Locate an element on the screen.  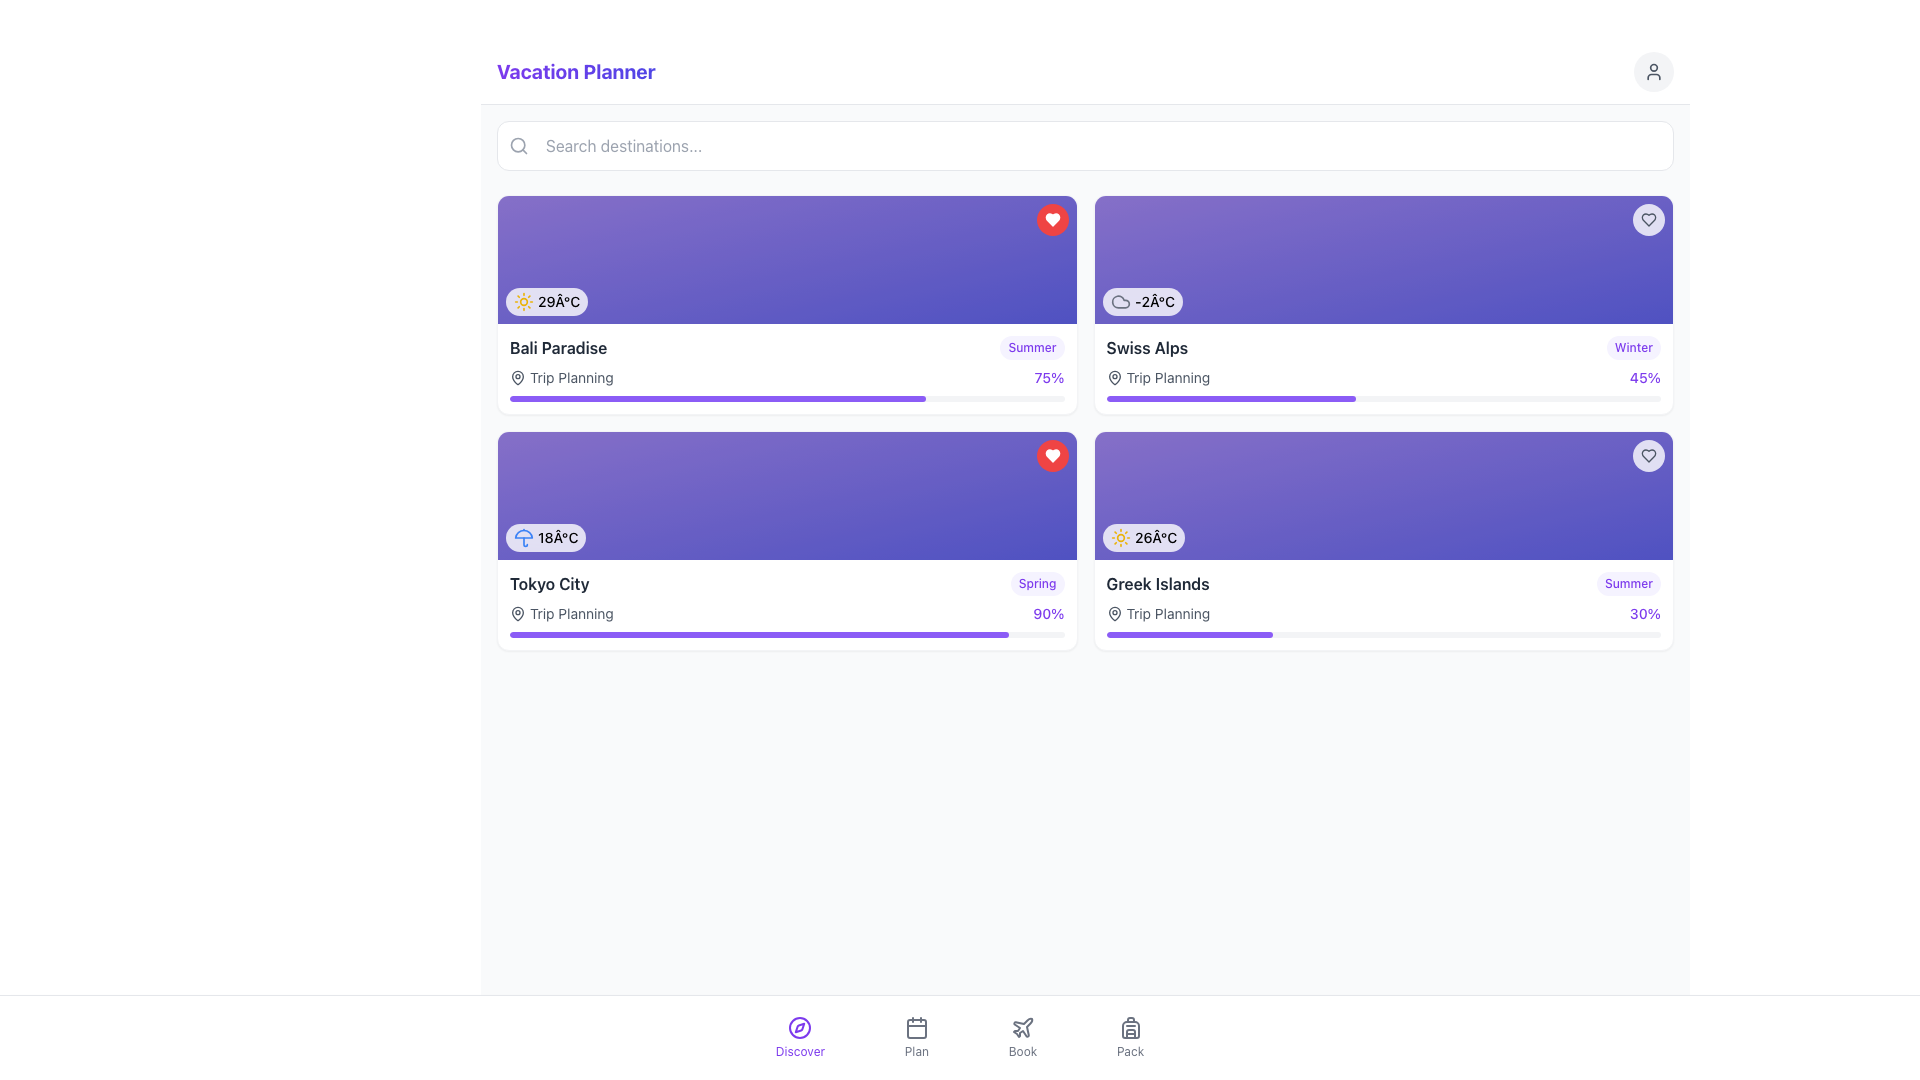
the 'Trip Planning' text label displayed in dark gray font, located below the 'Swiss Alps' title and next to a pin-like icon is located at coordinates (1168, 378).